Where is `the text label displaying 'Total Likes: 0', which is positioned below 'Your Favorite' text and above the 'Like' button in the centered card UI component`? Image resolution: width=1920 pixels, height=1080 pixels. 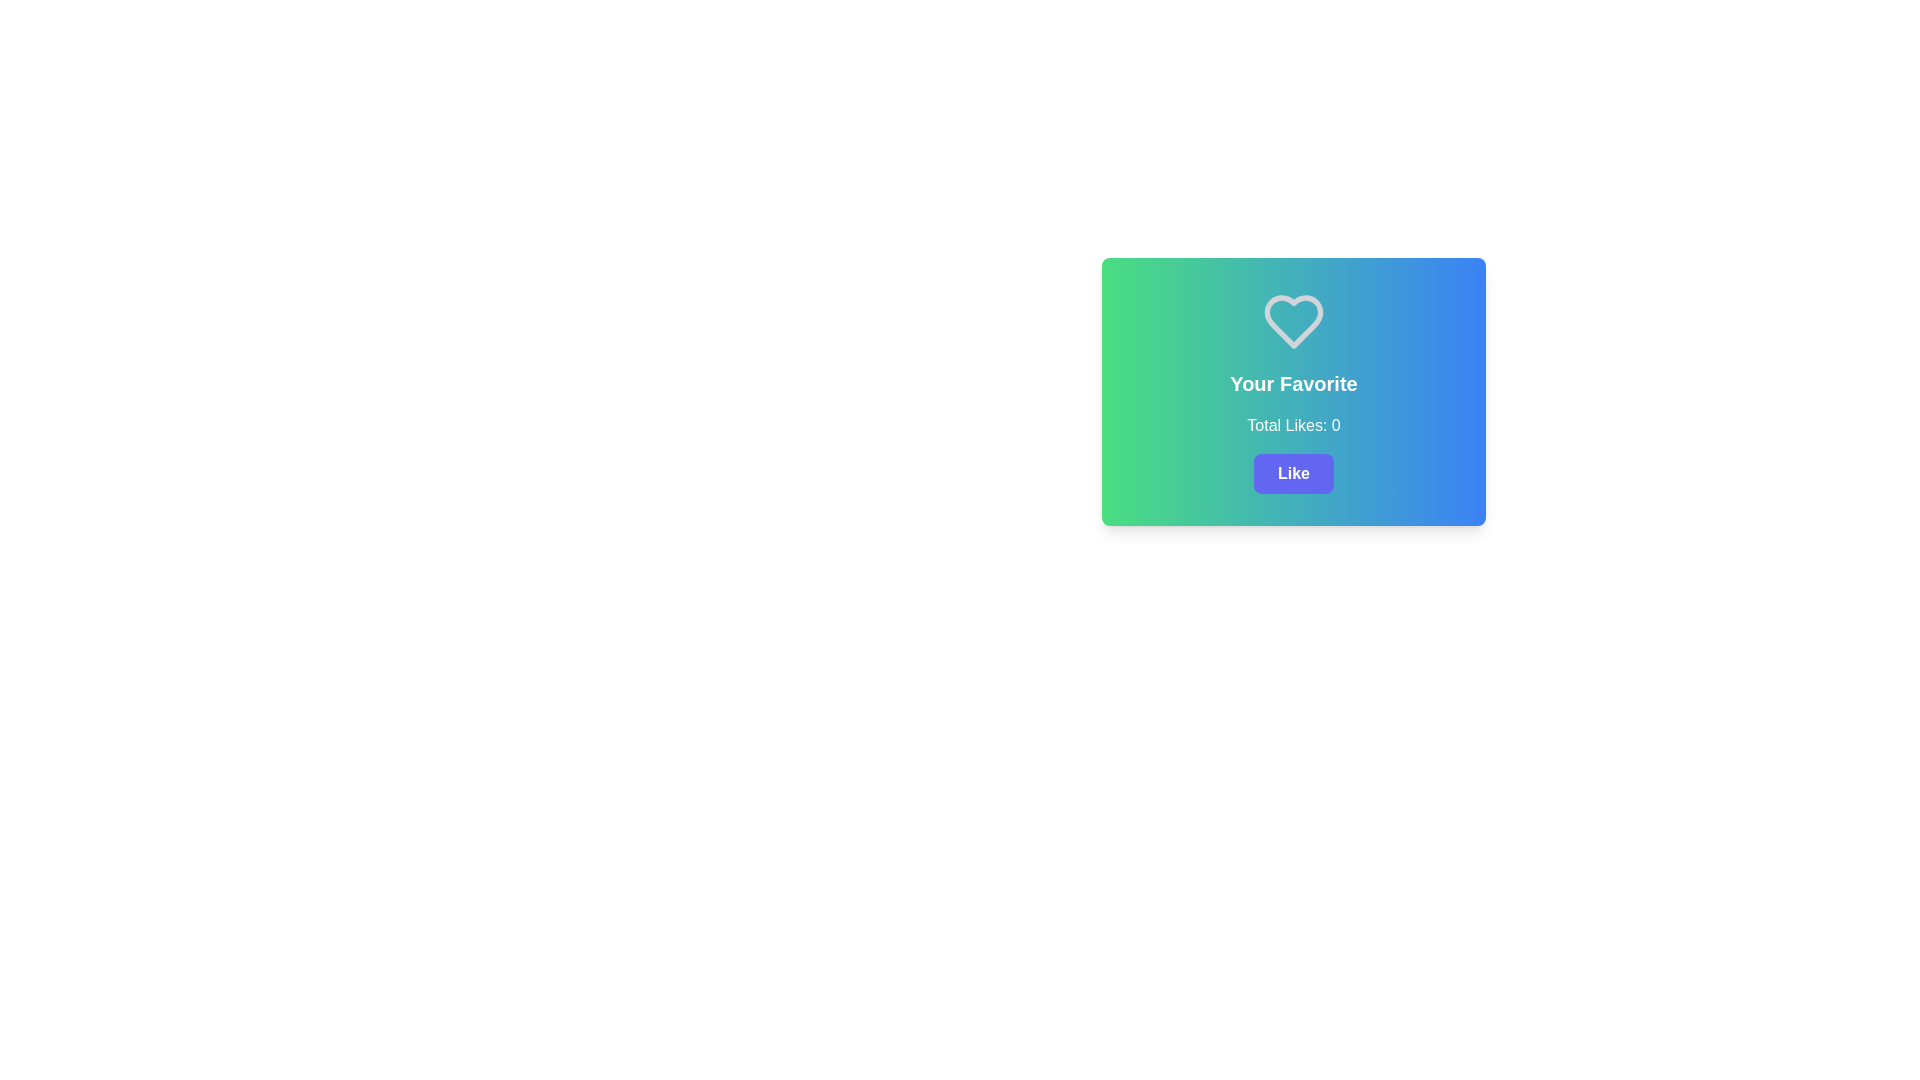
the text label displaying 'Total Likes: 0', which is positioned below 'Your Favorite' text and above the 'Like' button in the centered card UI component is located at coordinates (1294, 424).